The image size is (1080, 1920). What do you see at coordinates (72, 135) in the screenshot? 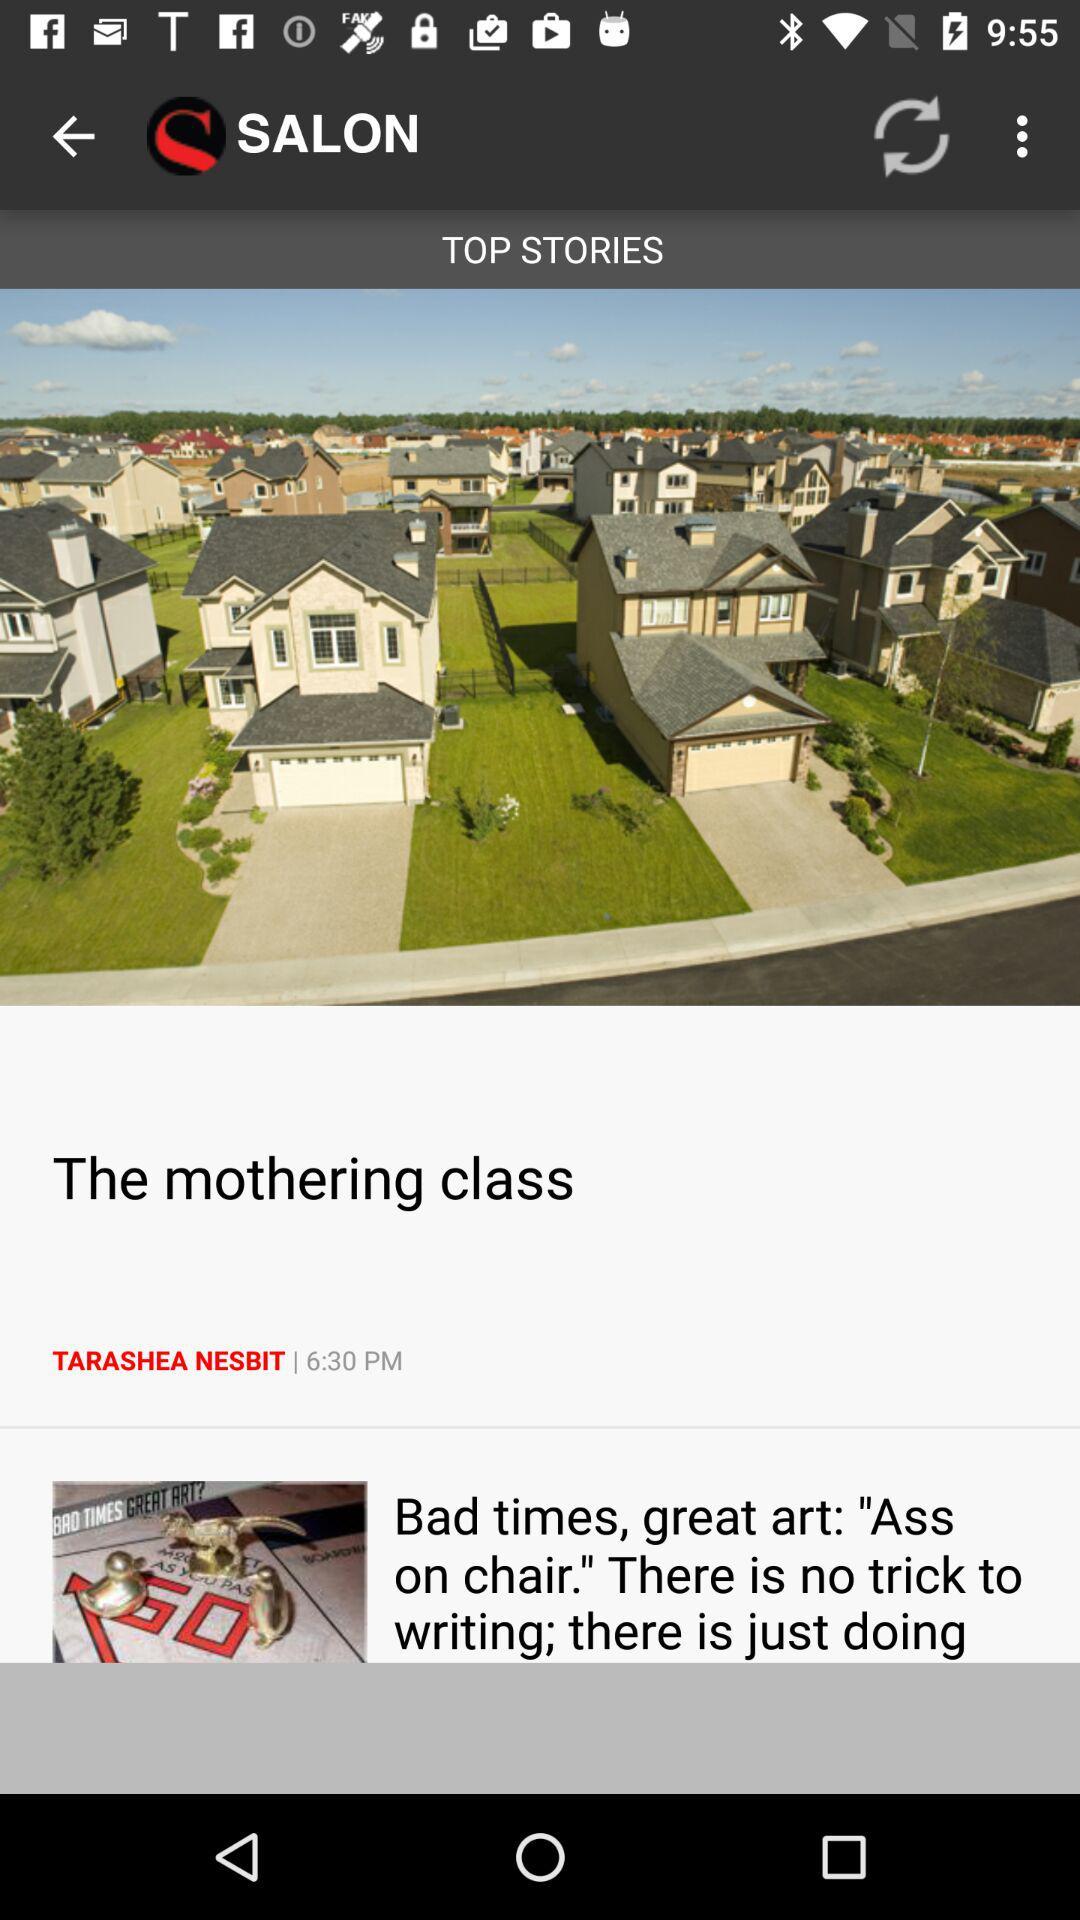
I see `the item above the top stories` at bounding box center [72, 135].